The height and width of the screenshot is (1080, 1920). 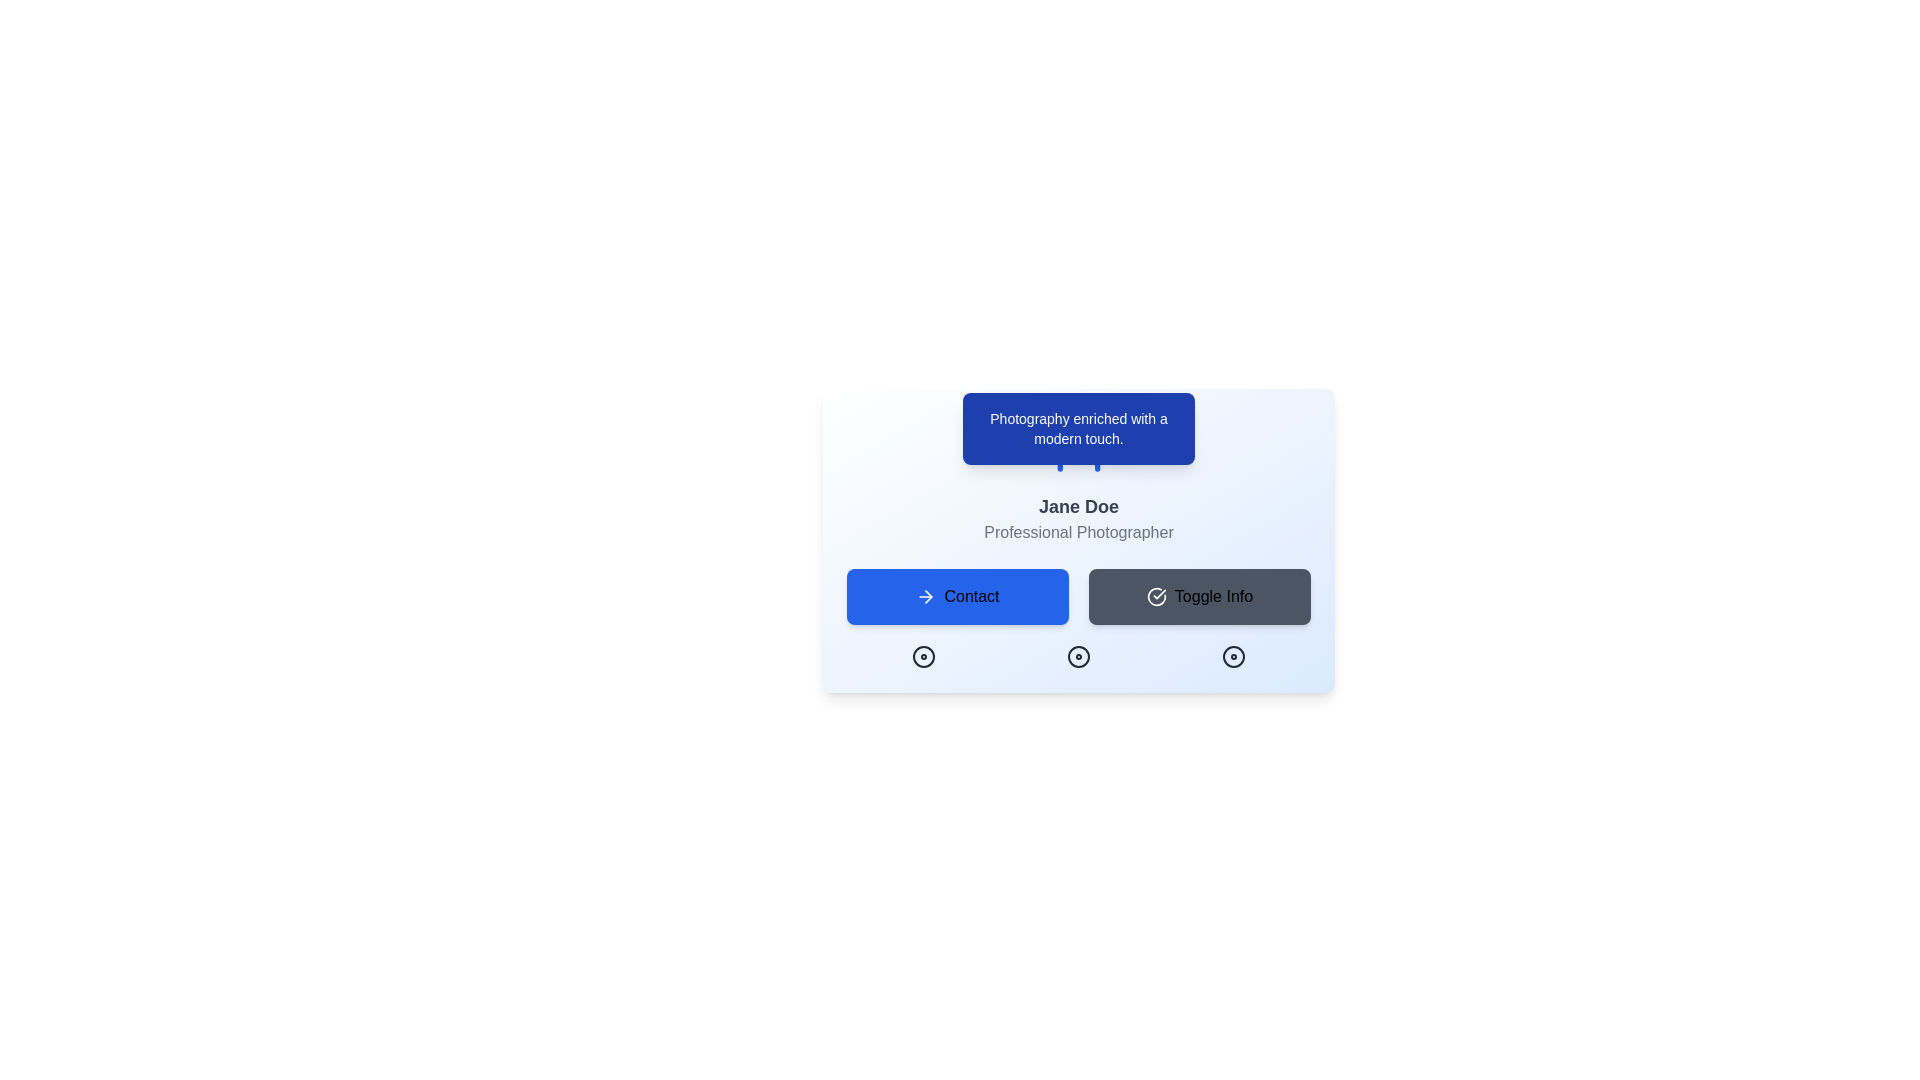 What do you see at coordinates (1232, 656) in the screenshot?
I see `the third circular icon located at the bottom of the interface card` at bounding box center [1232, 656].